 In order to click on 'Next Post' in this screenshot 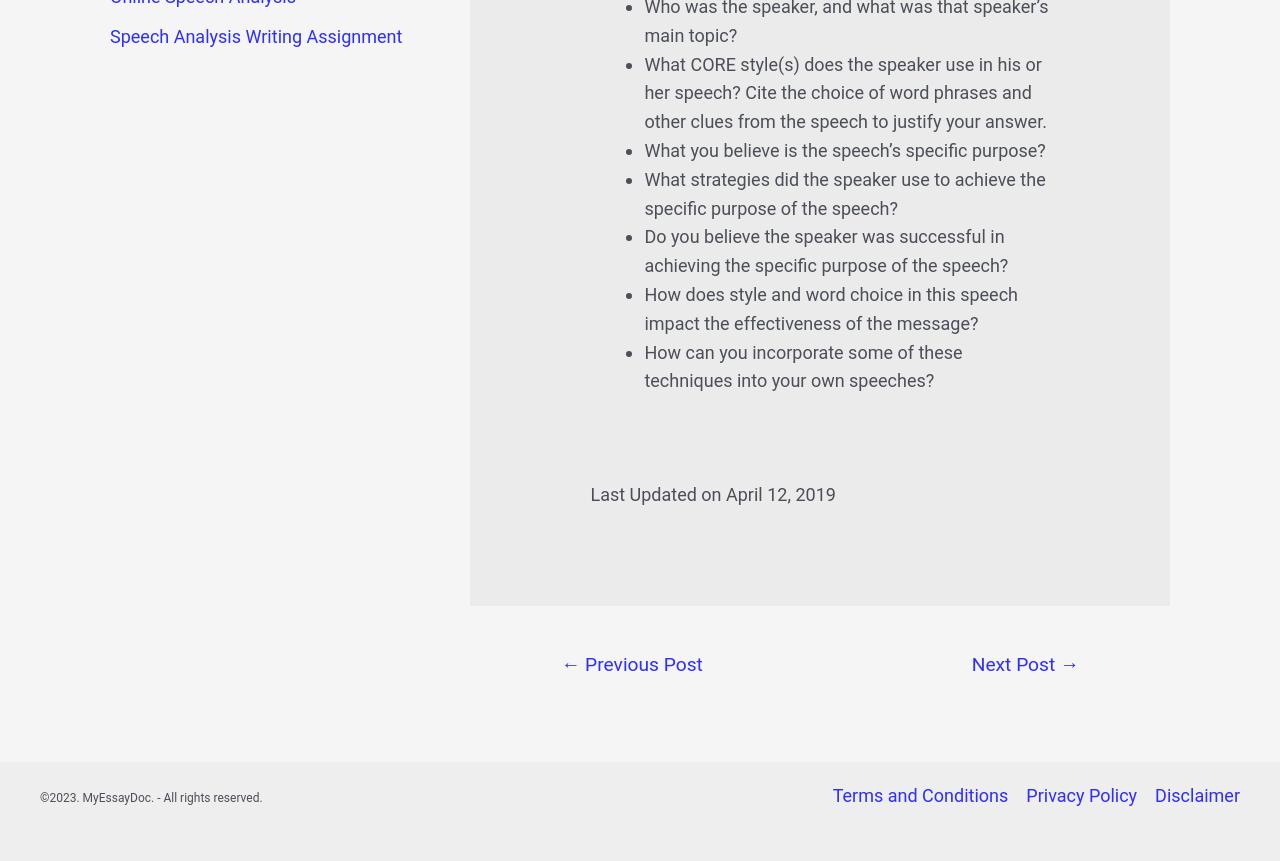, I will do `click(1015, 663)`.